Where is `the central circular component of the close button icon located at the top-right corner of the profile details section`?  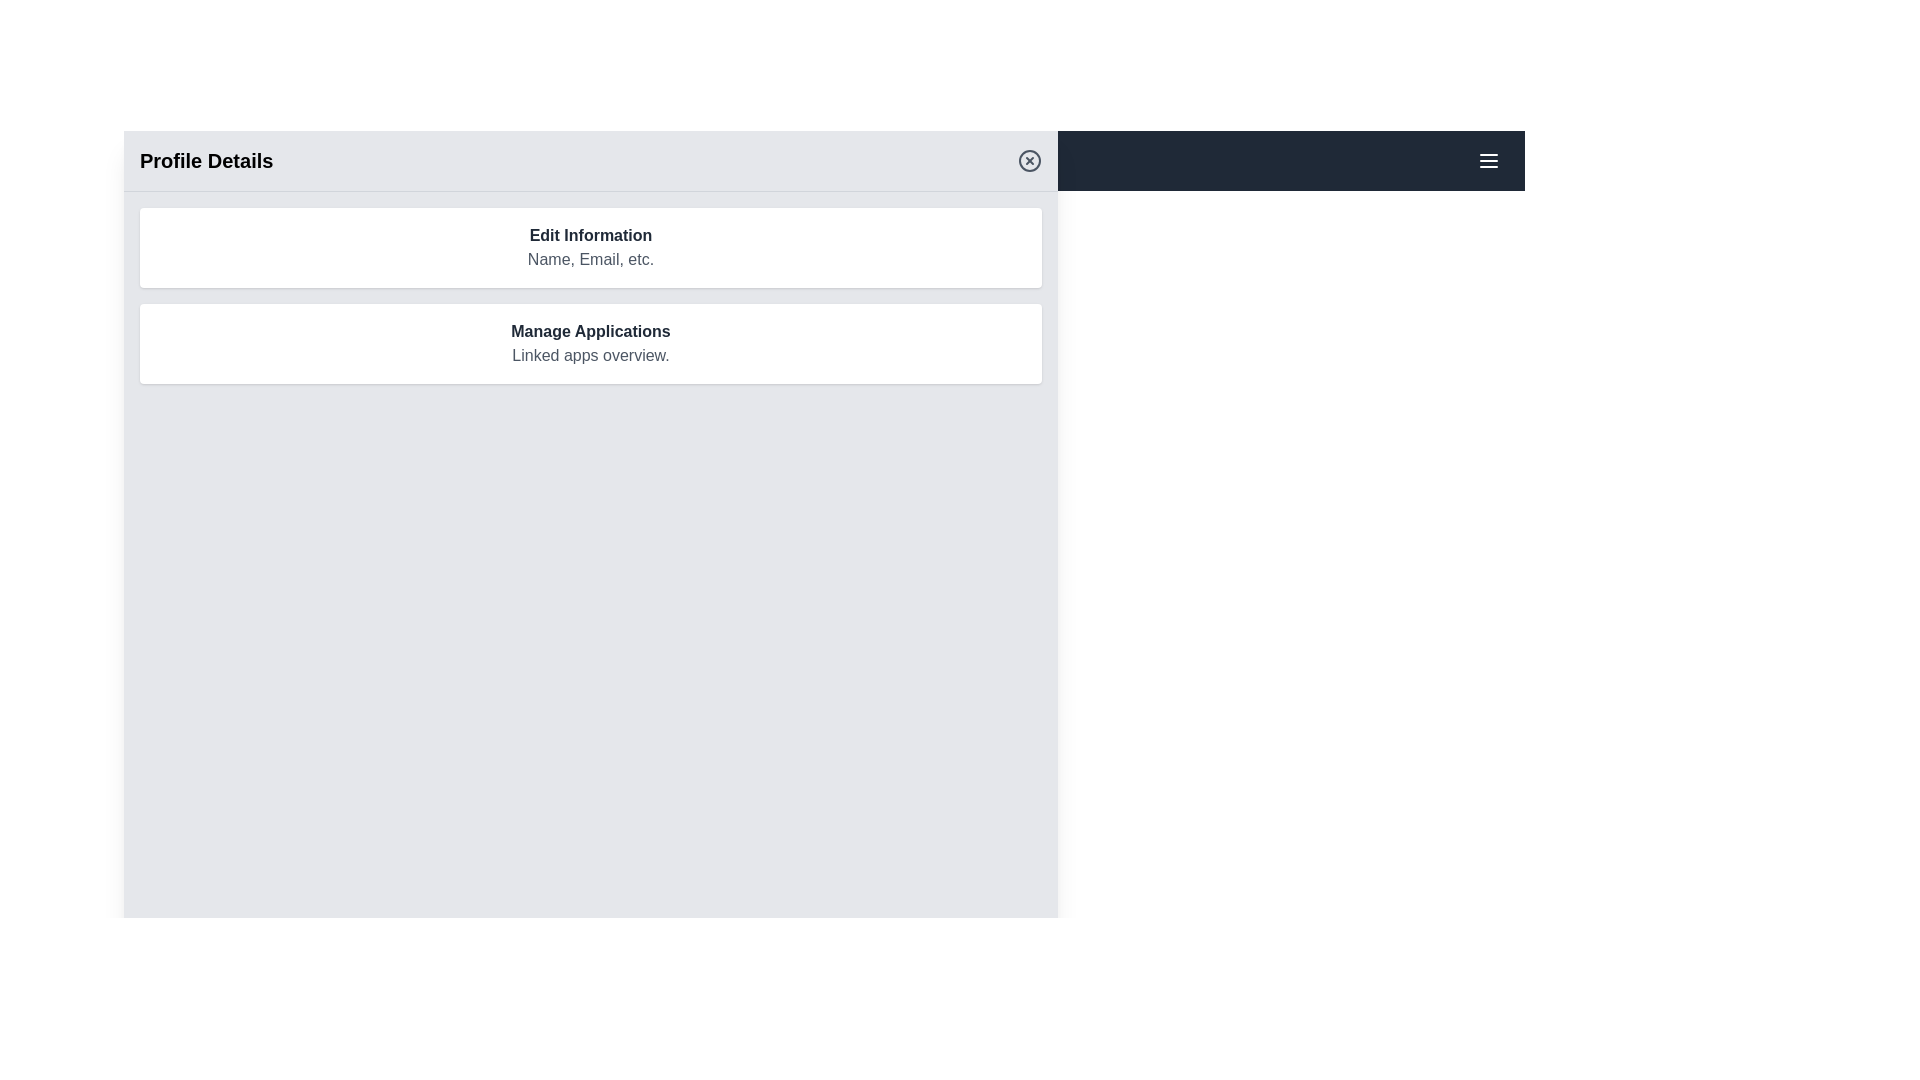
the central circular component of the close button icon located at the top-right corner of the profile details section is located at coordinates (1030, 160).